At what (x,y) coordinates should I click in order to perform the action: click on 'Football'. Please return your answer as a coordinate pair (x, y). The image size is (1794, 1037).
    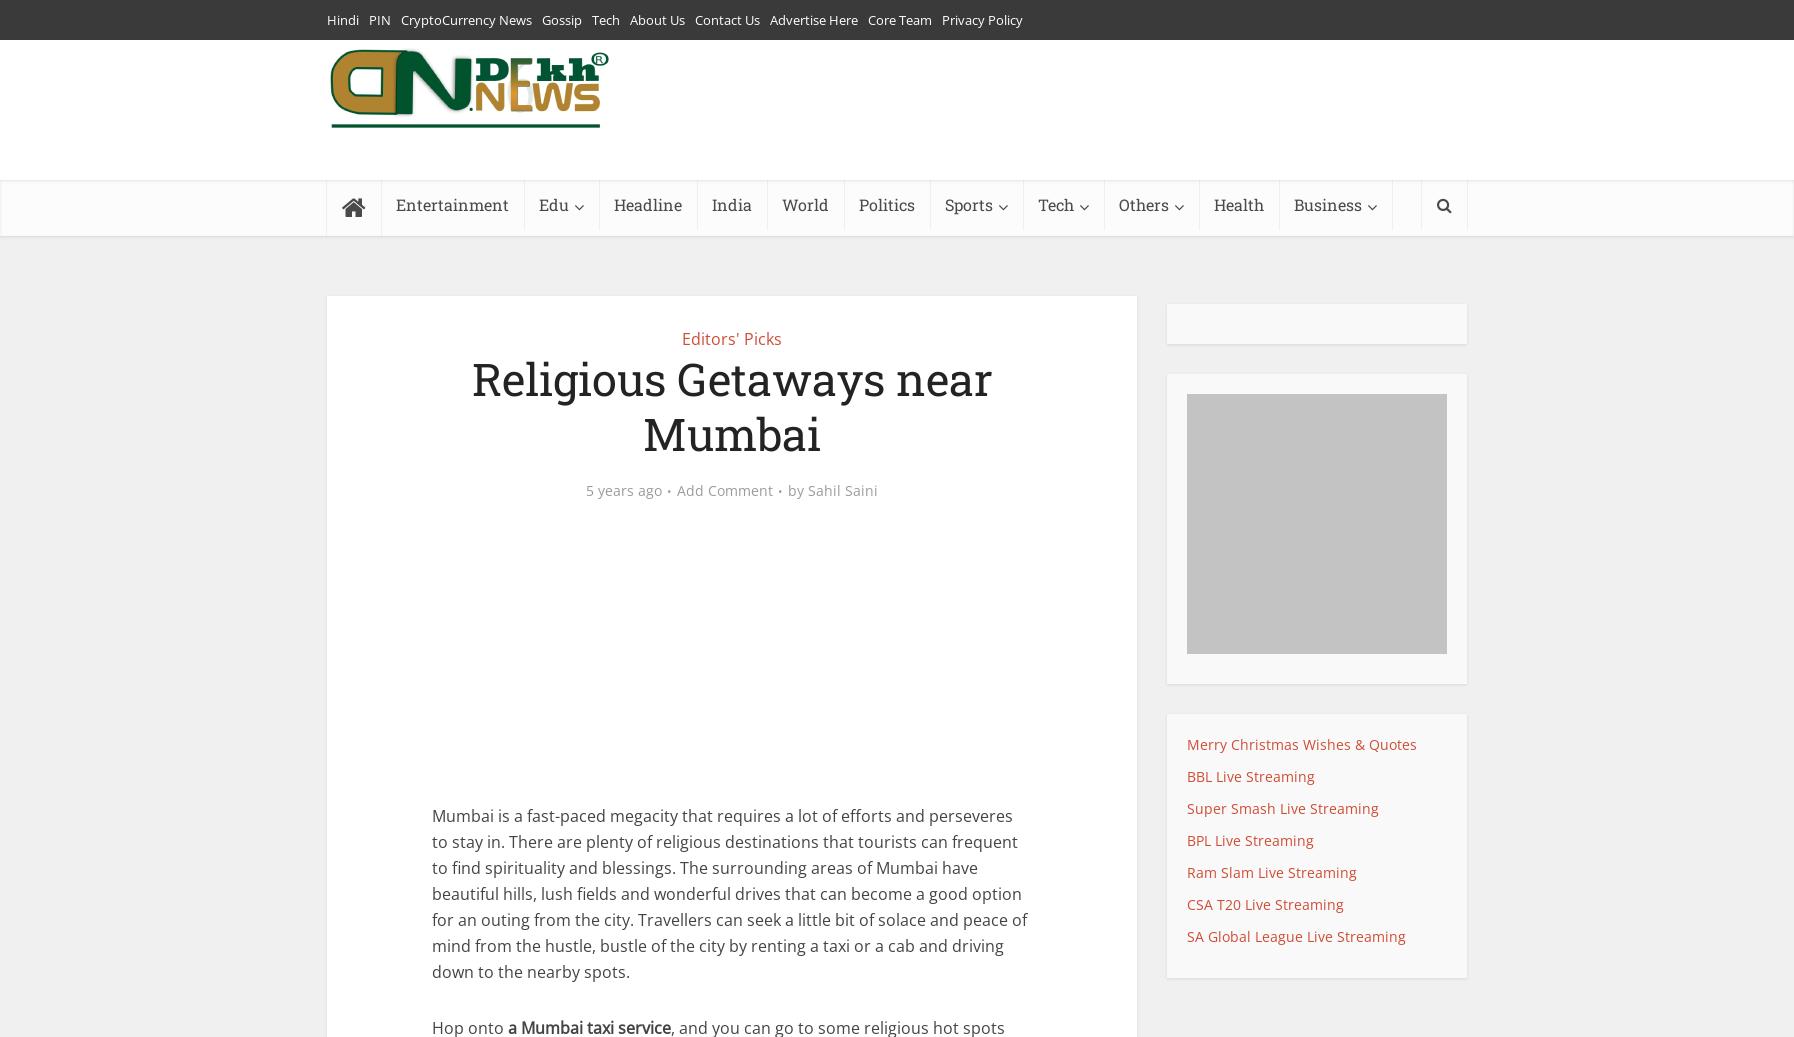
    Looking at the image, I should click on (944, 349).